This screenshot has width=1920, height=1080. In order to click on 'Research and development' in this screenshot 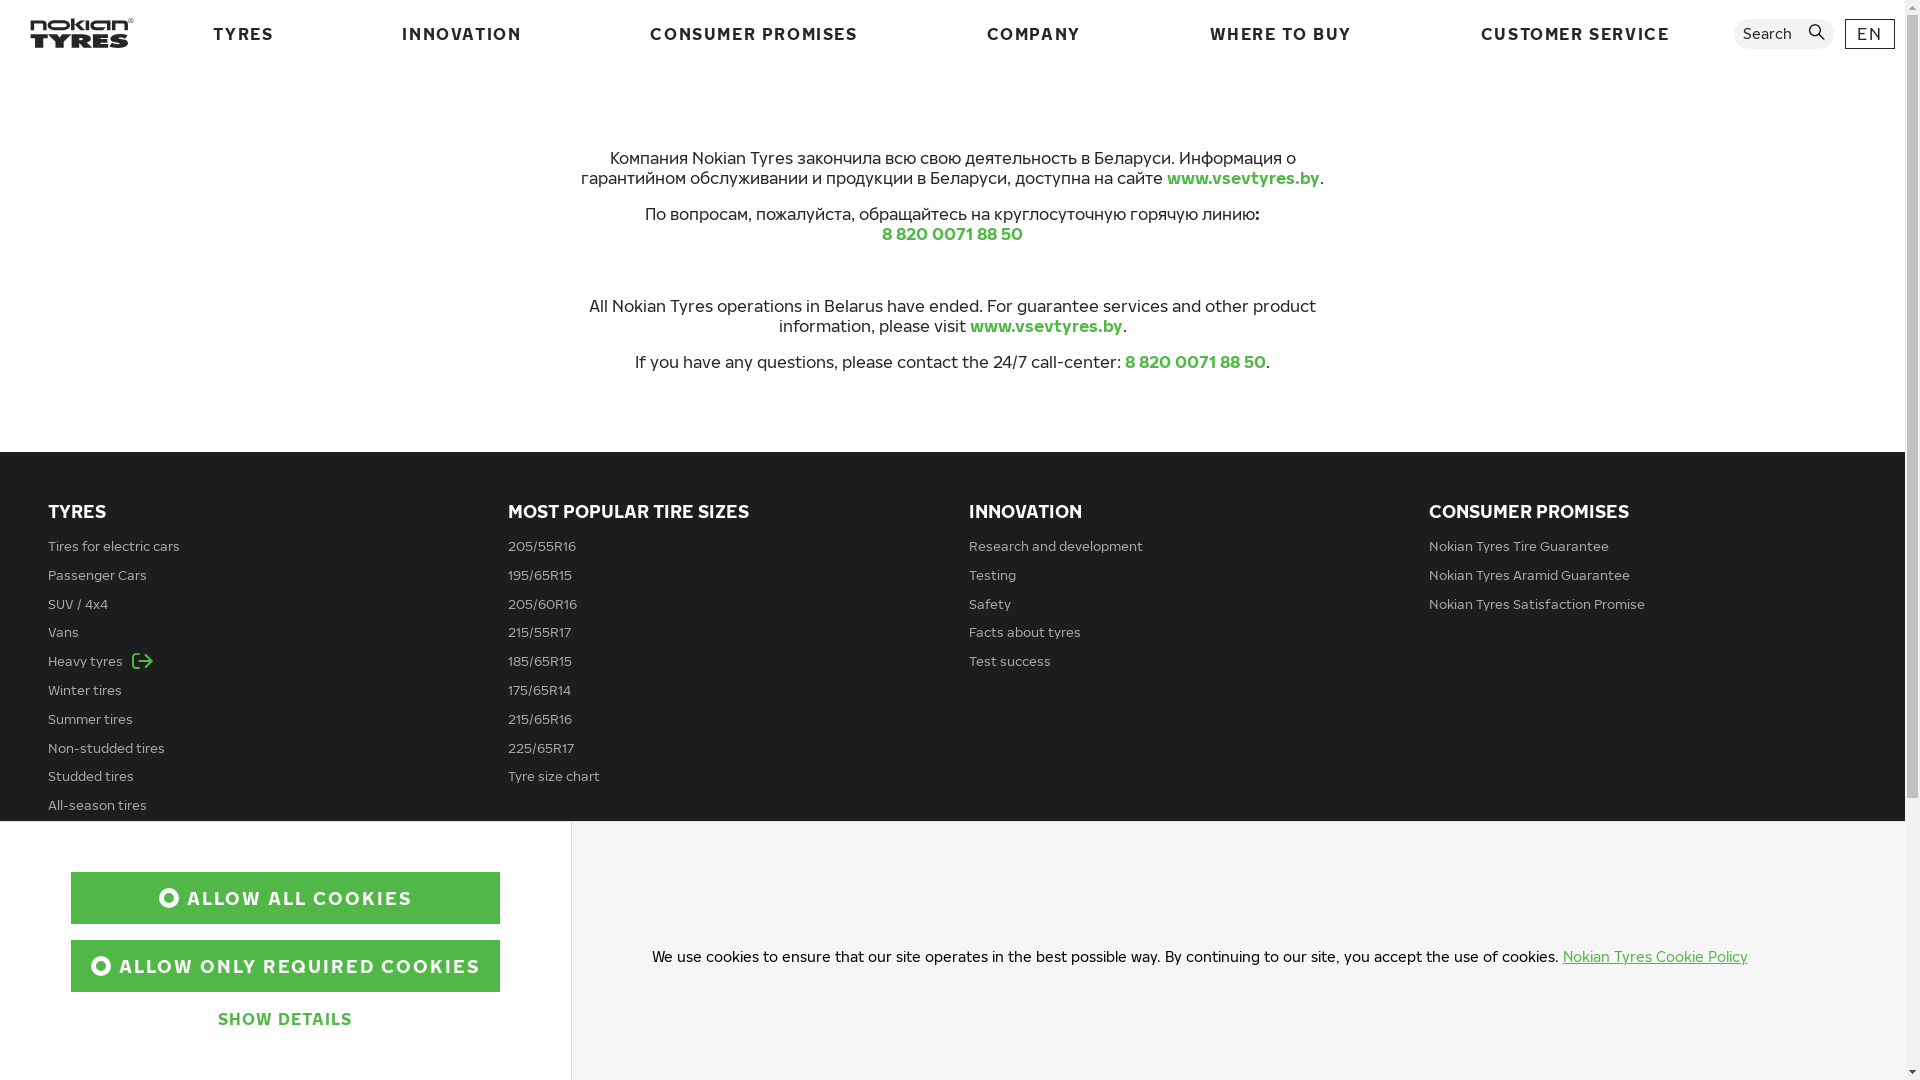, I will do `click(1054, 546)`.